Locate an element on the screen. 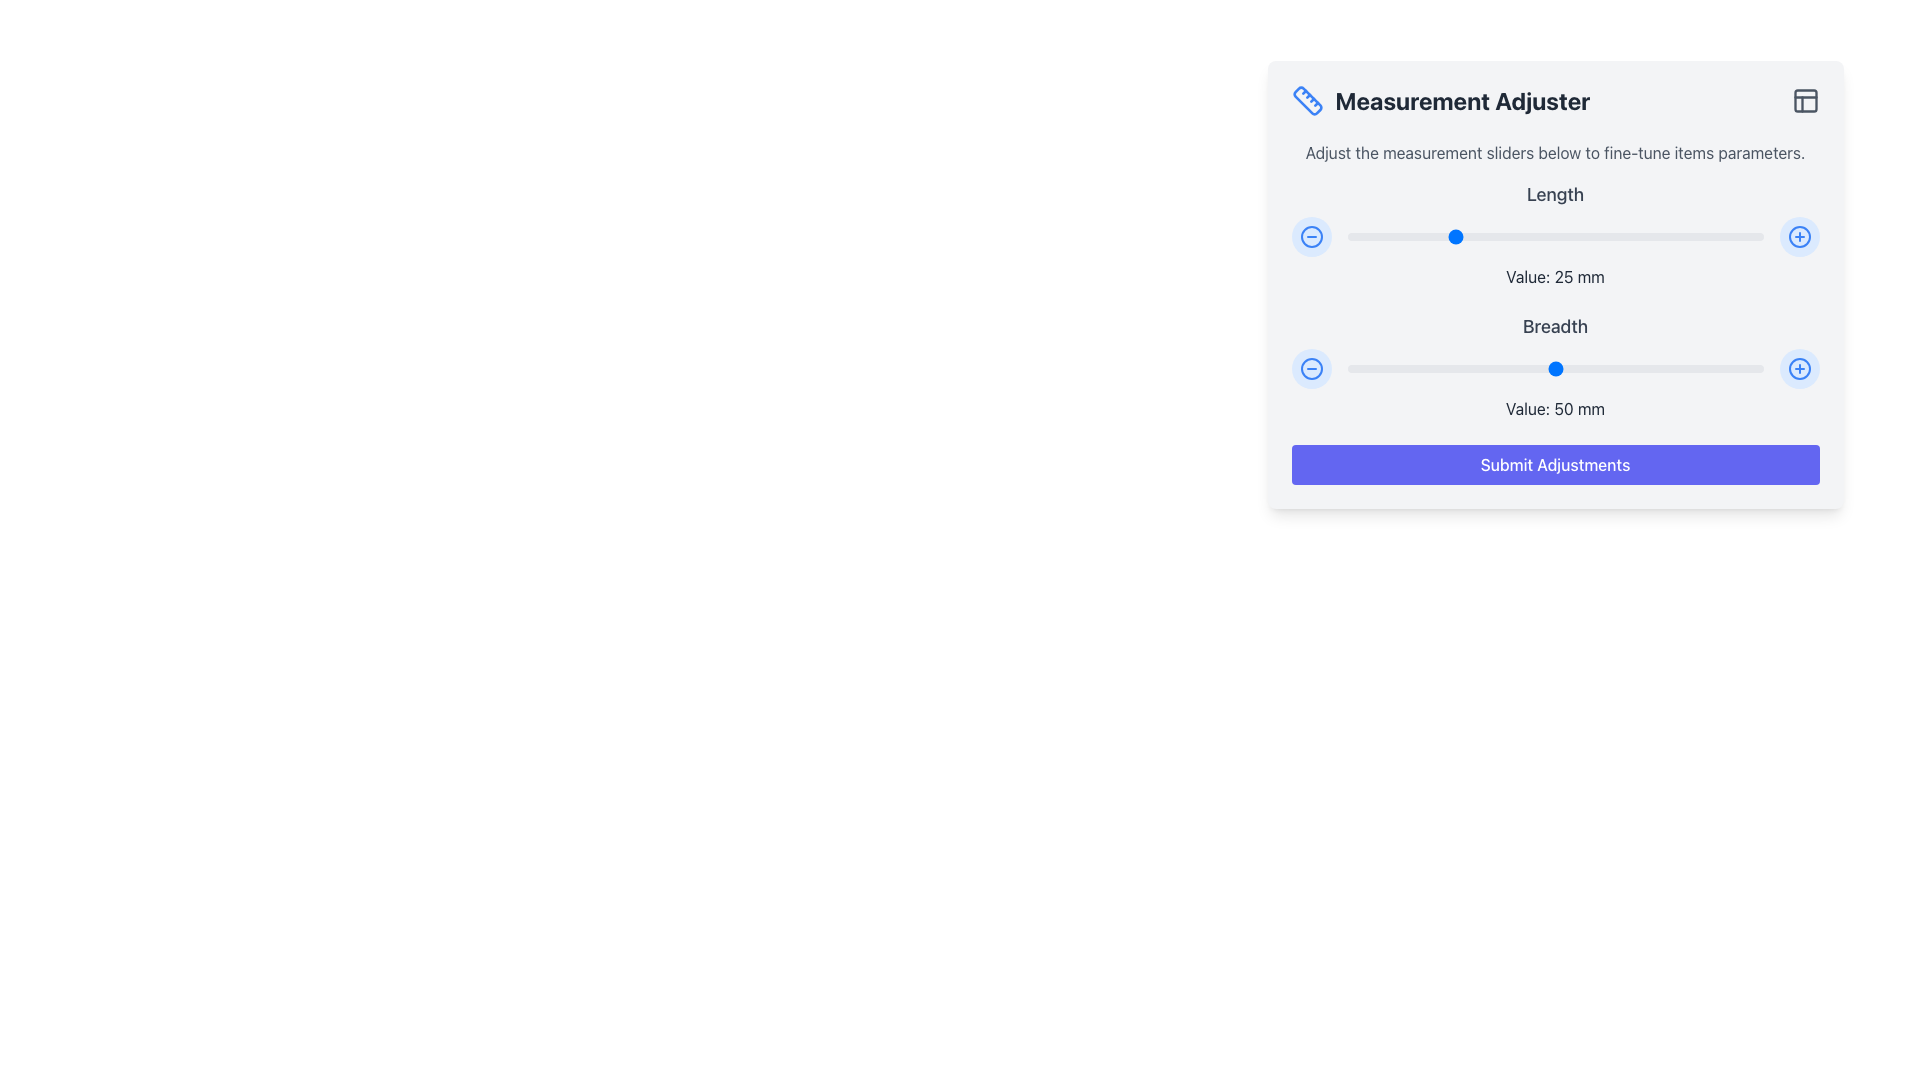  the length value is located at coordinates (1443, 235).